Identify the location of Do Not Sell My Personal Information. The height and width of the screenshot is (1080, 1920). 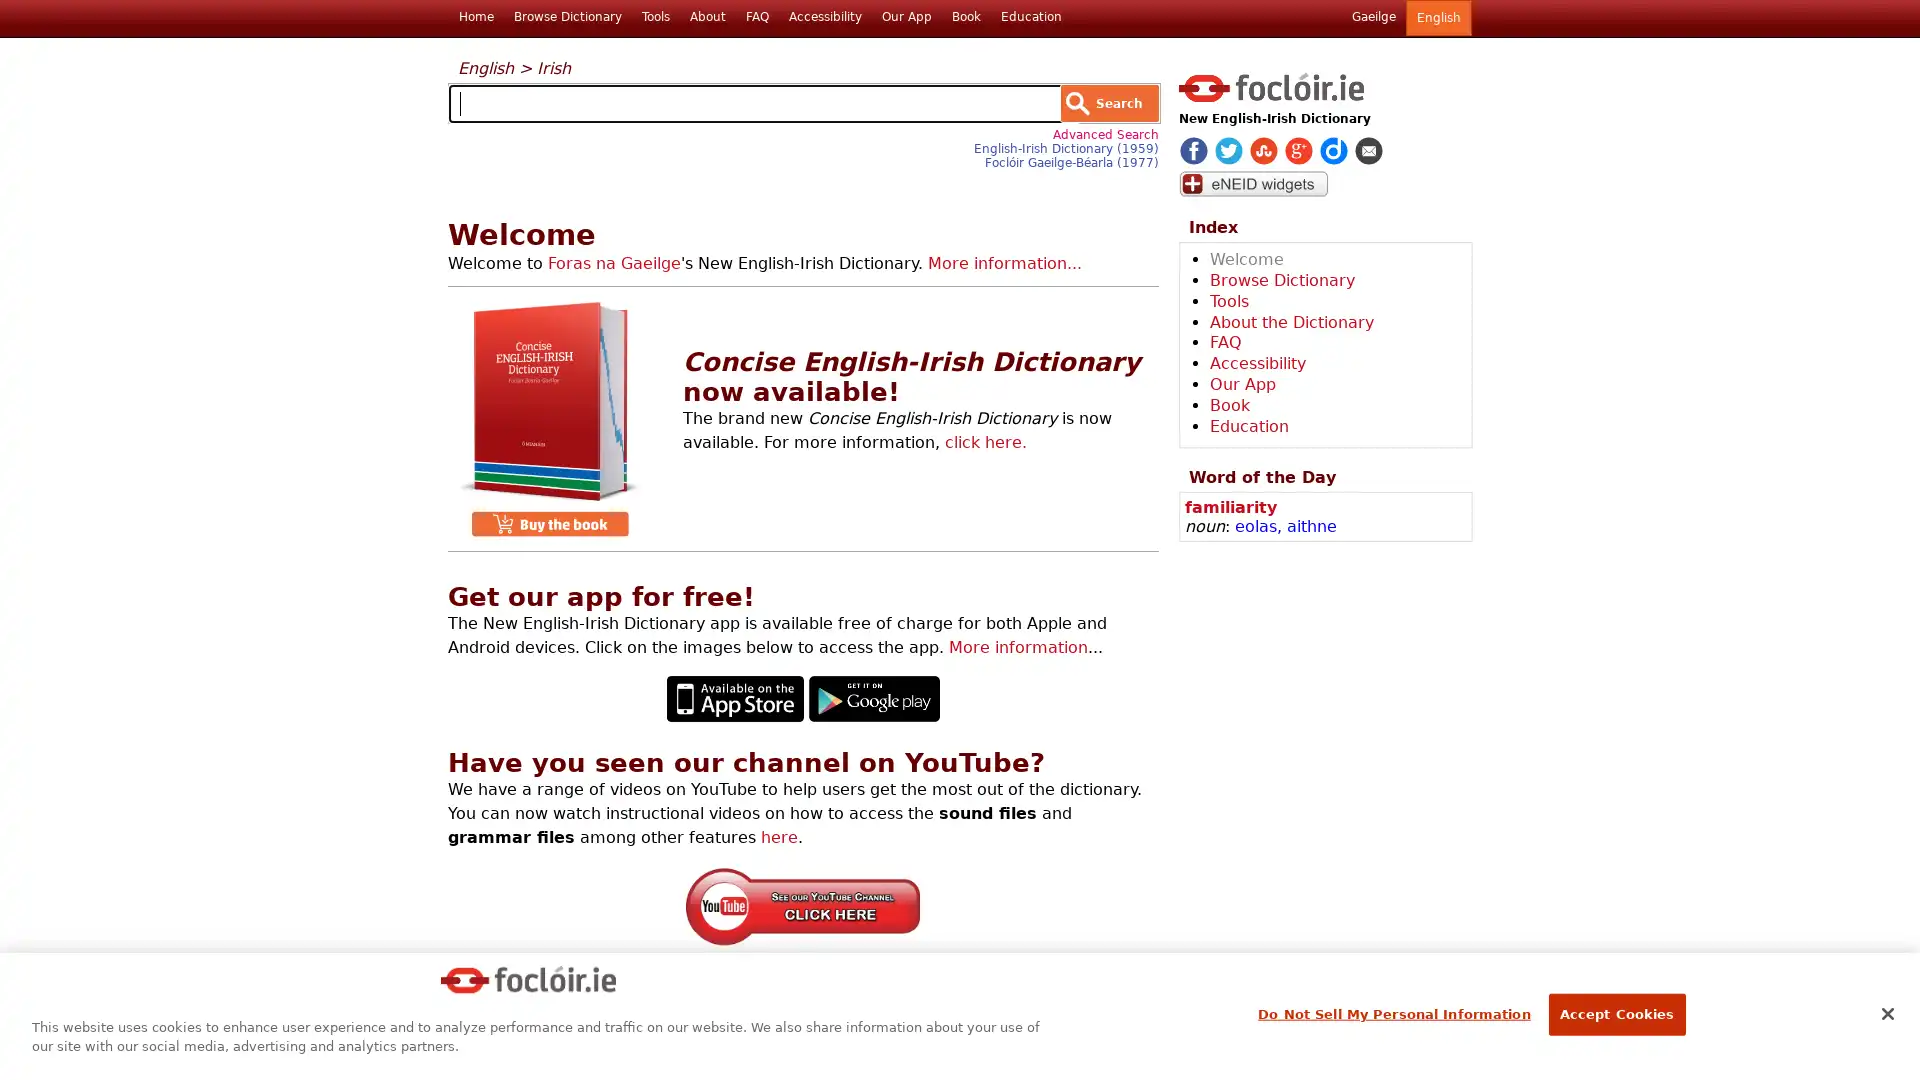
(1392, 1014).